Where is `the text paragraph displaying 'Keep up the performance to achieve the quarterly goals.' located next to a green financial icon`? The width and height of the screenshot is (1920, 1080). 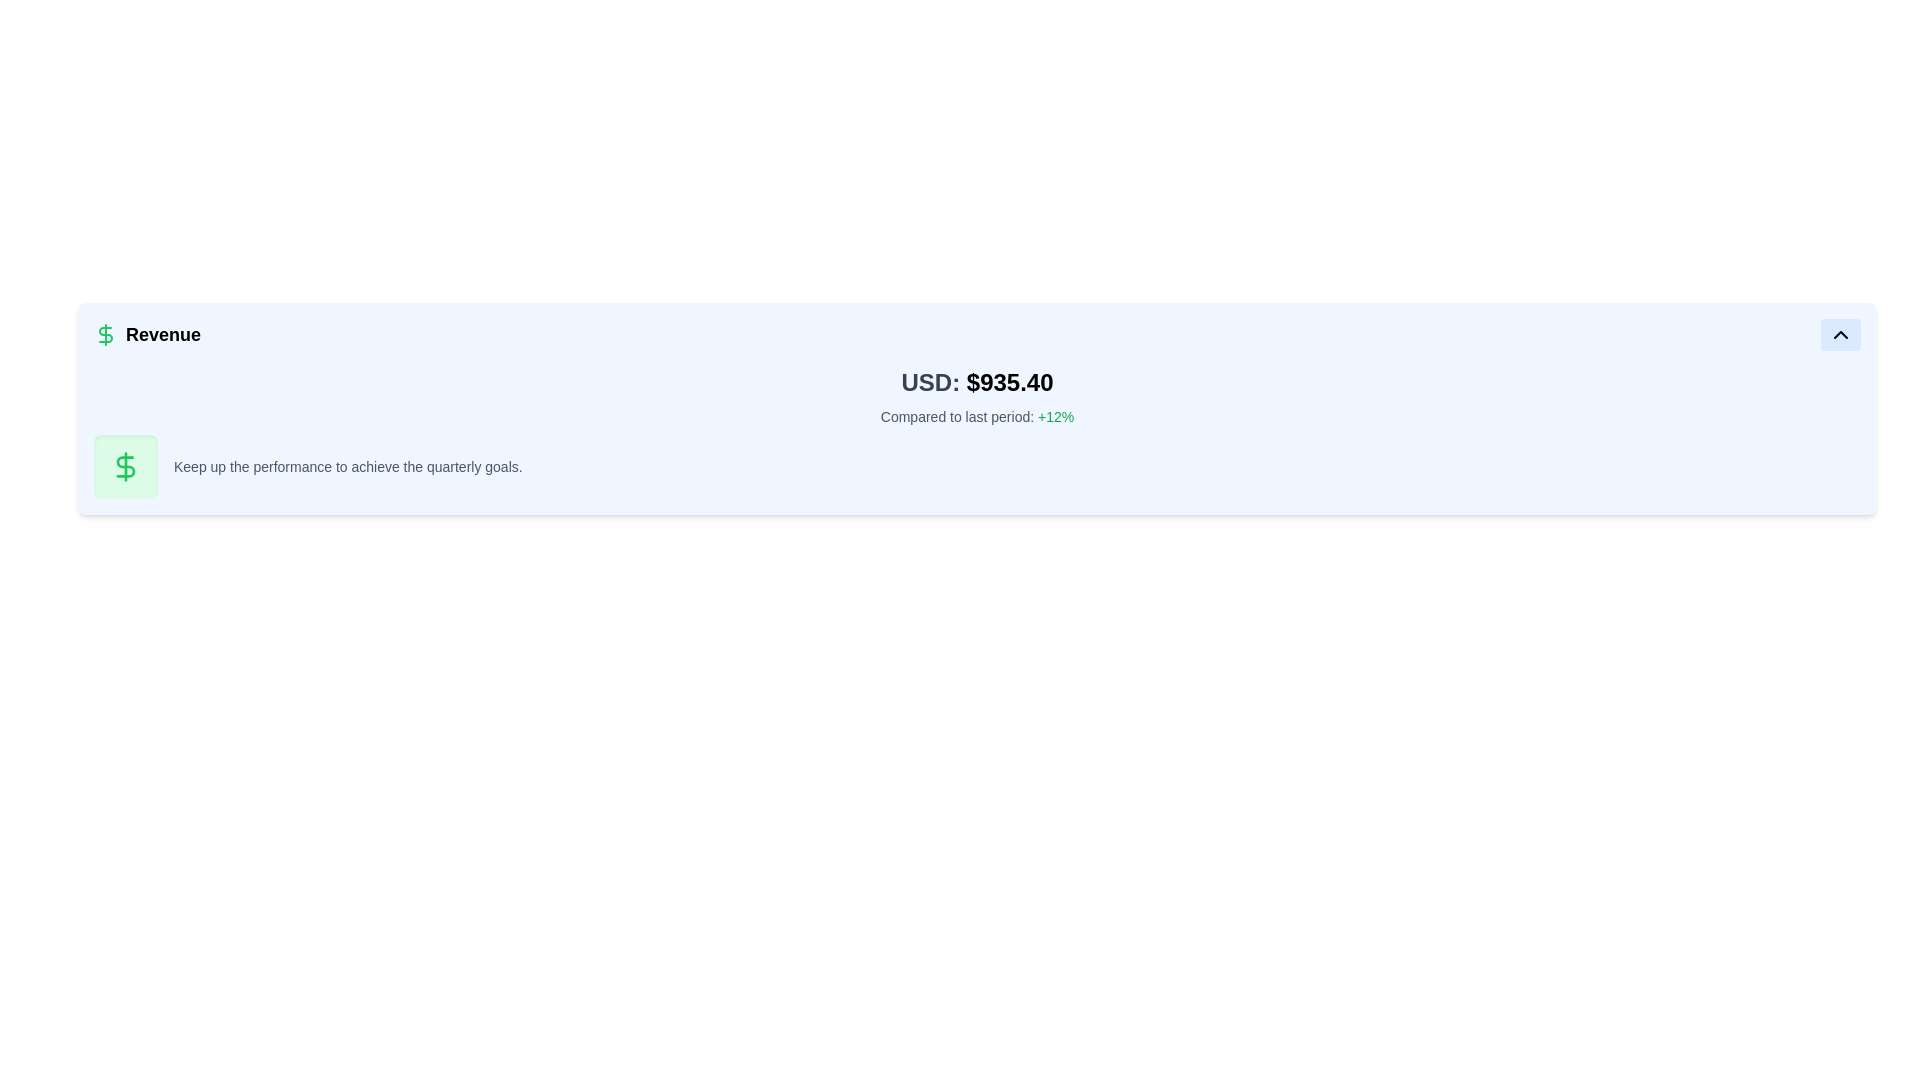
the text paragraph displaying 'Keep up the performance to achieve the quarterly goals.' located next to a green financial icon is located at coordinates (348, 466).